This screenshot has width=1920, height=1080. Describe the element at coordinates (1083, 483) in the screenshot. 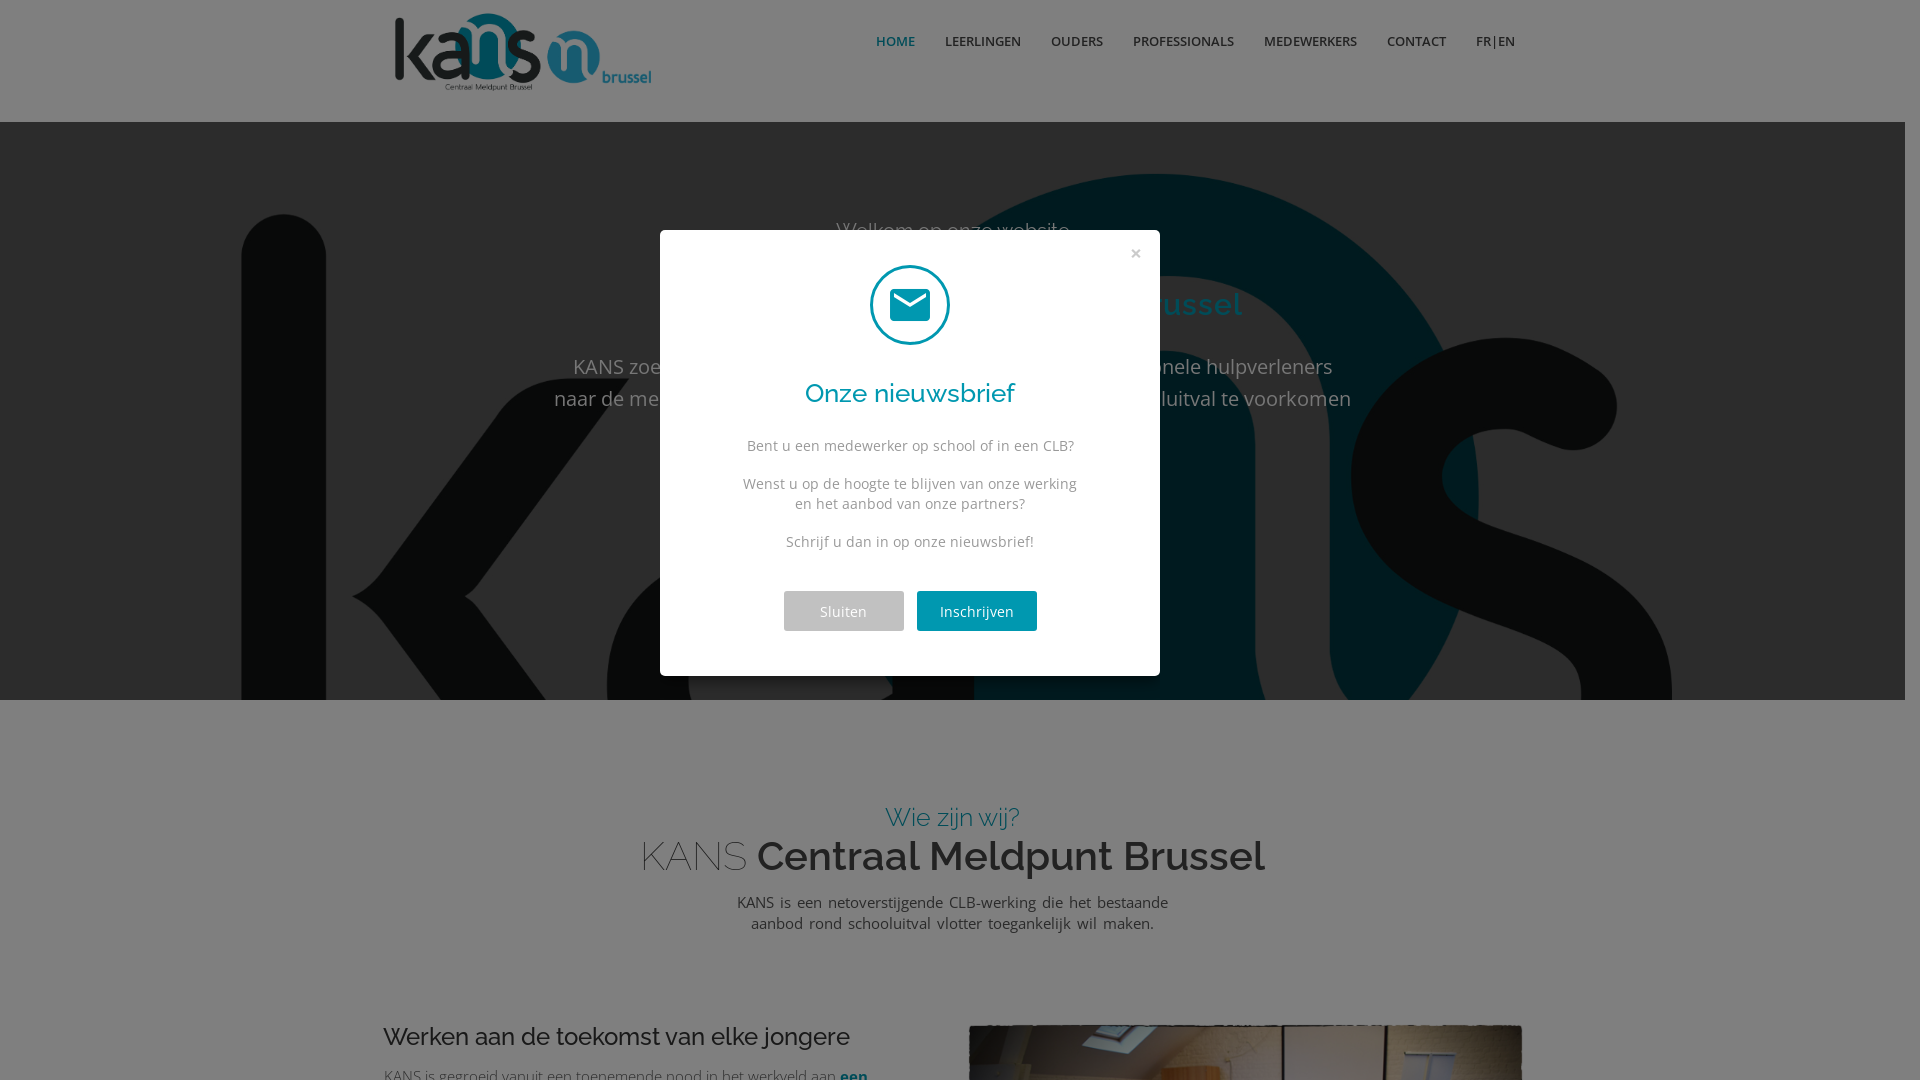

I see `'Professionals'` at that location.